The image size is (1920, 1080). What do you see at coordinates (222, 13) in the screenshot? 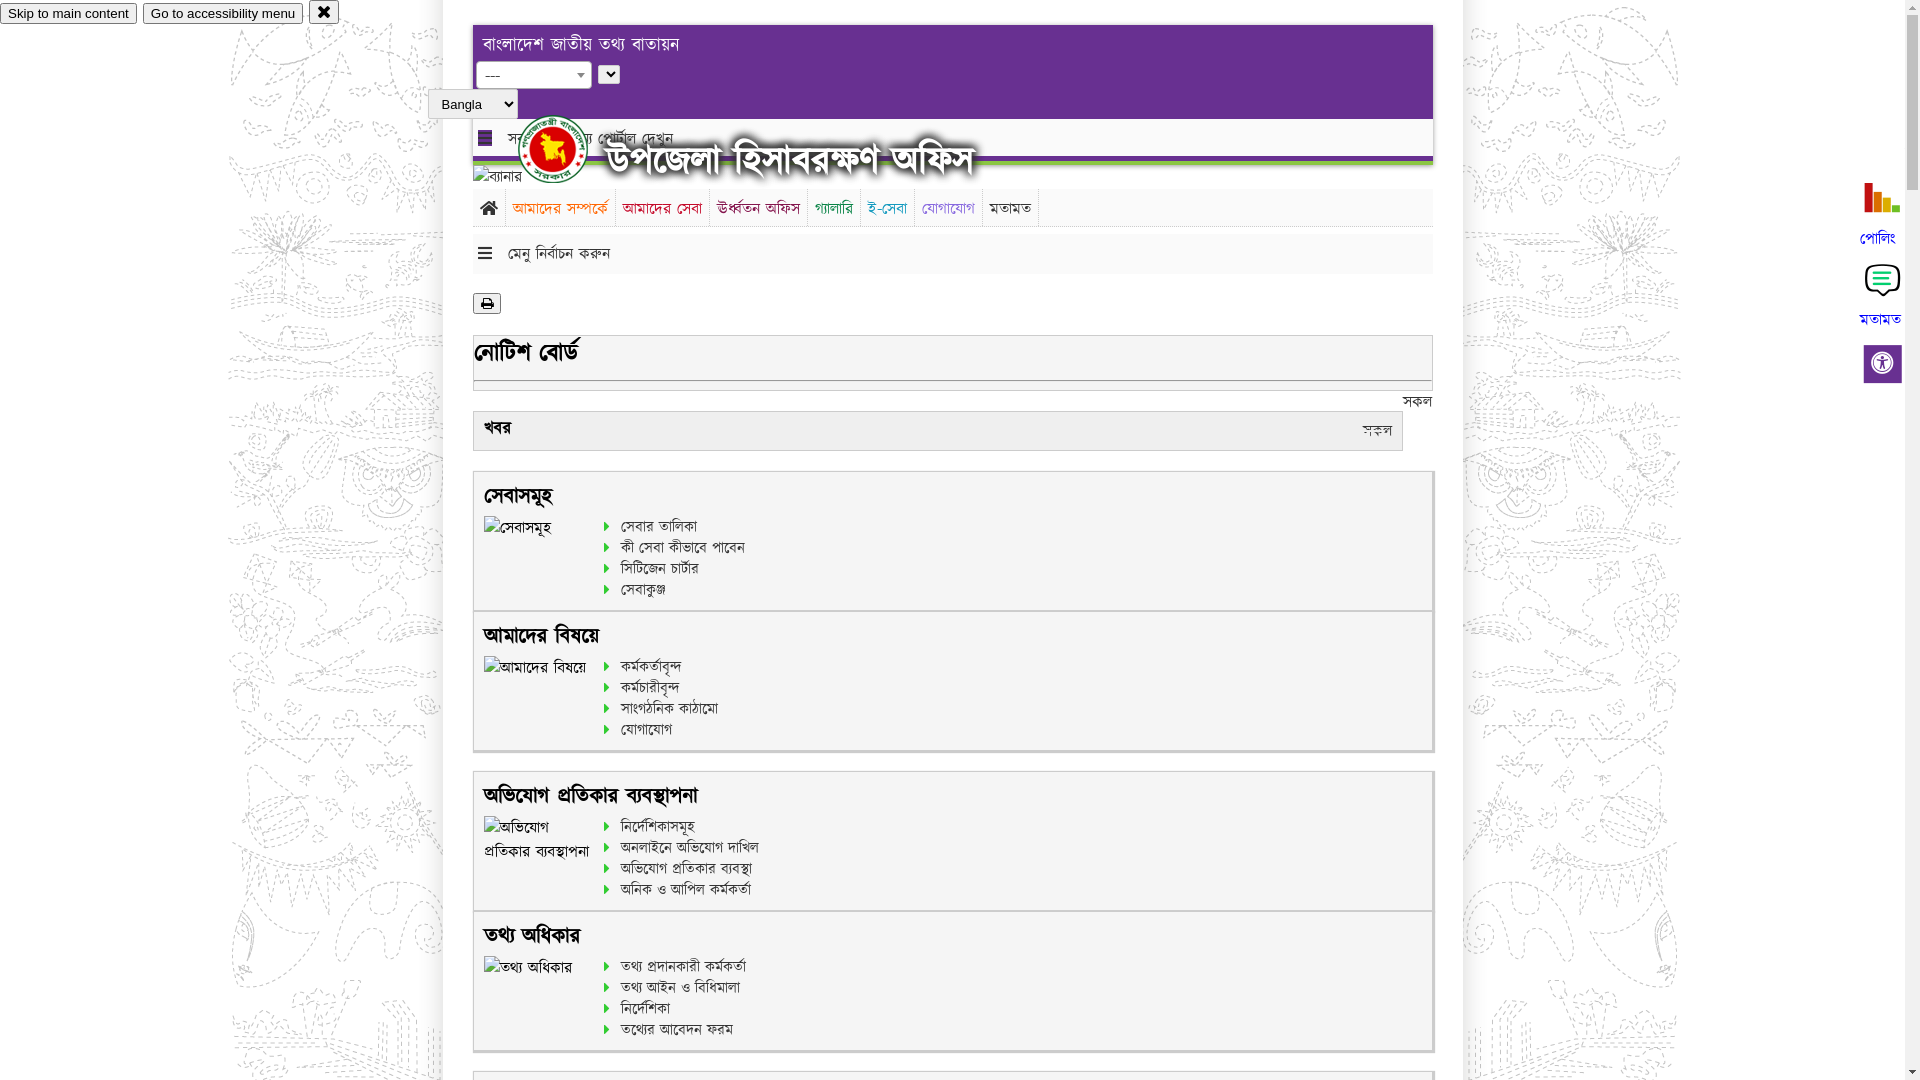
I see `'Go to accessibility menu'` at bounding box center [222, 13].